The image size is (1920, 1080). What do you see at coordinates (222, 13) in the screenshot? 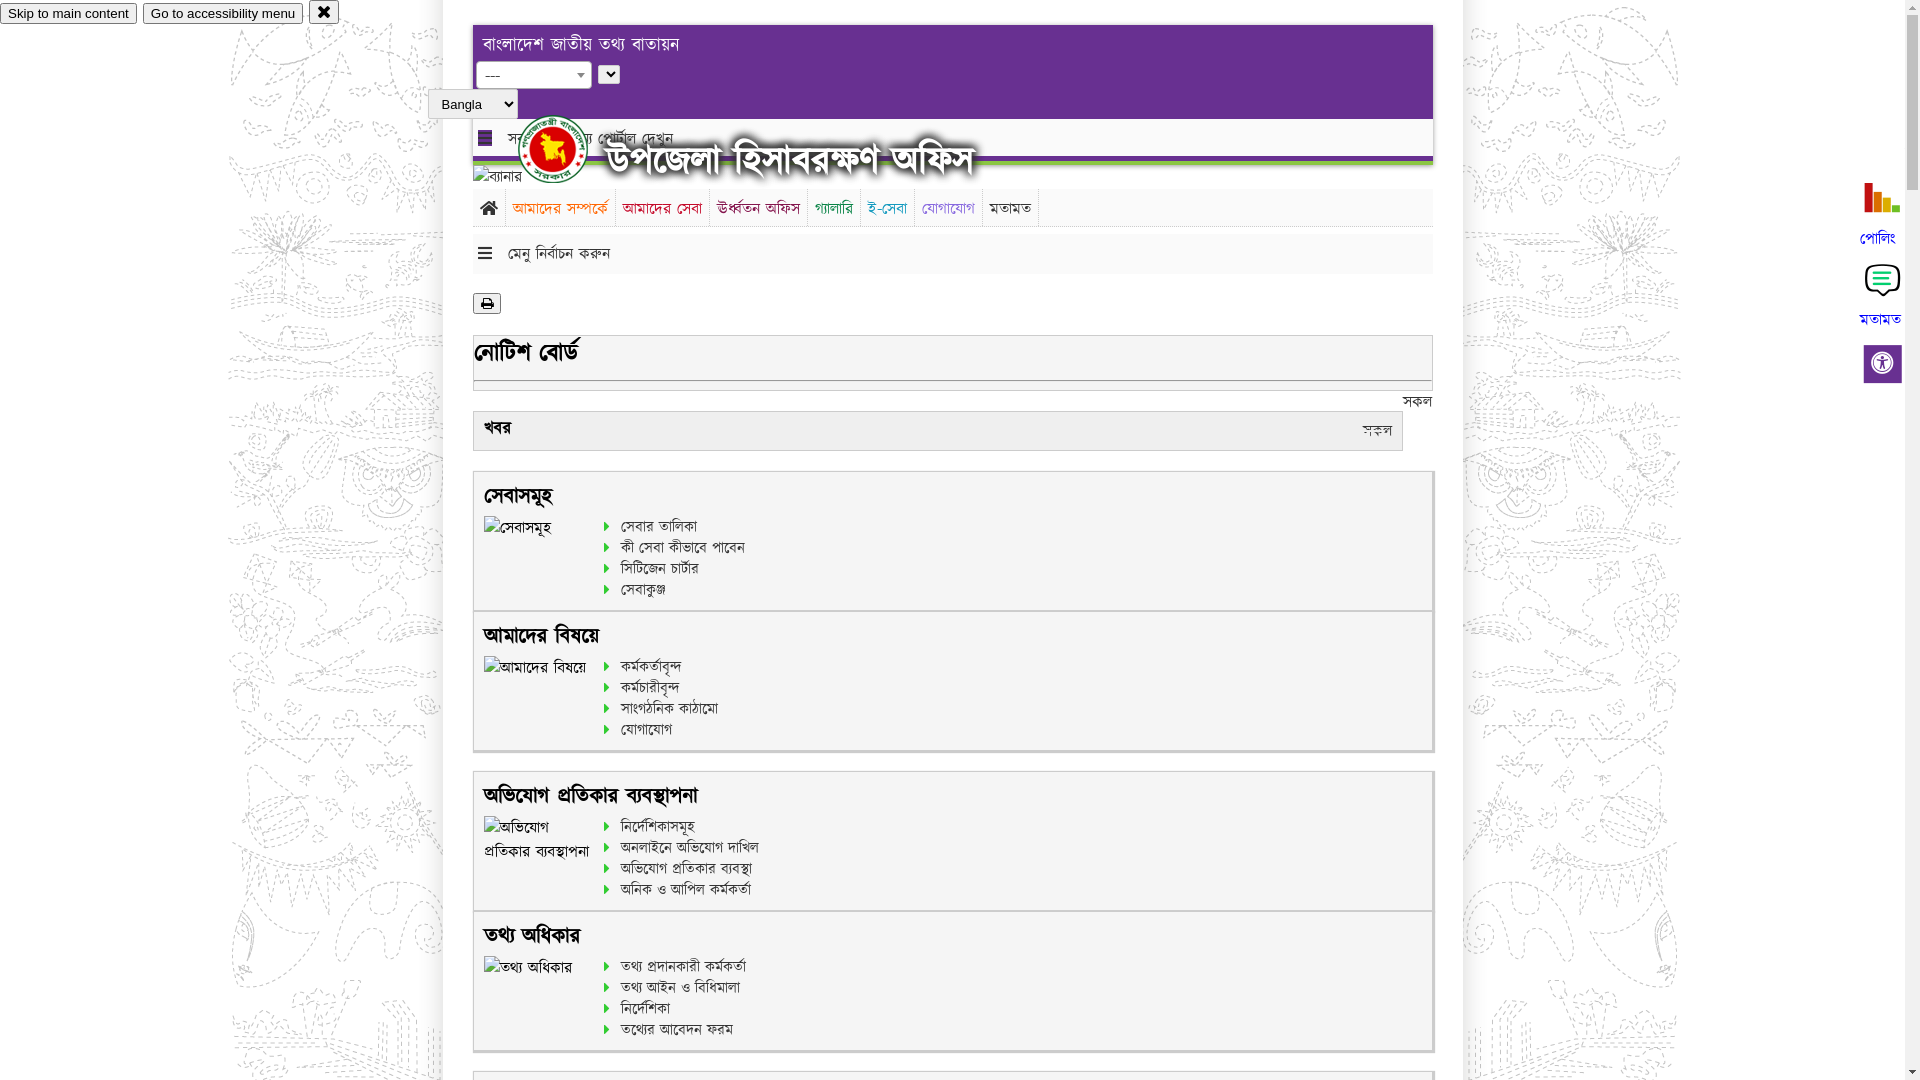
I see `'Go to accessibility menu'` at bounding box center [222, 13].